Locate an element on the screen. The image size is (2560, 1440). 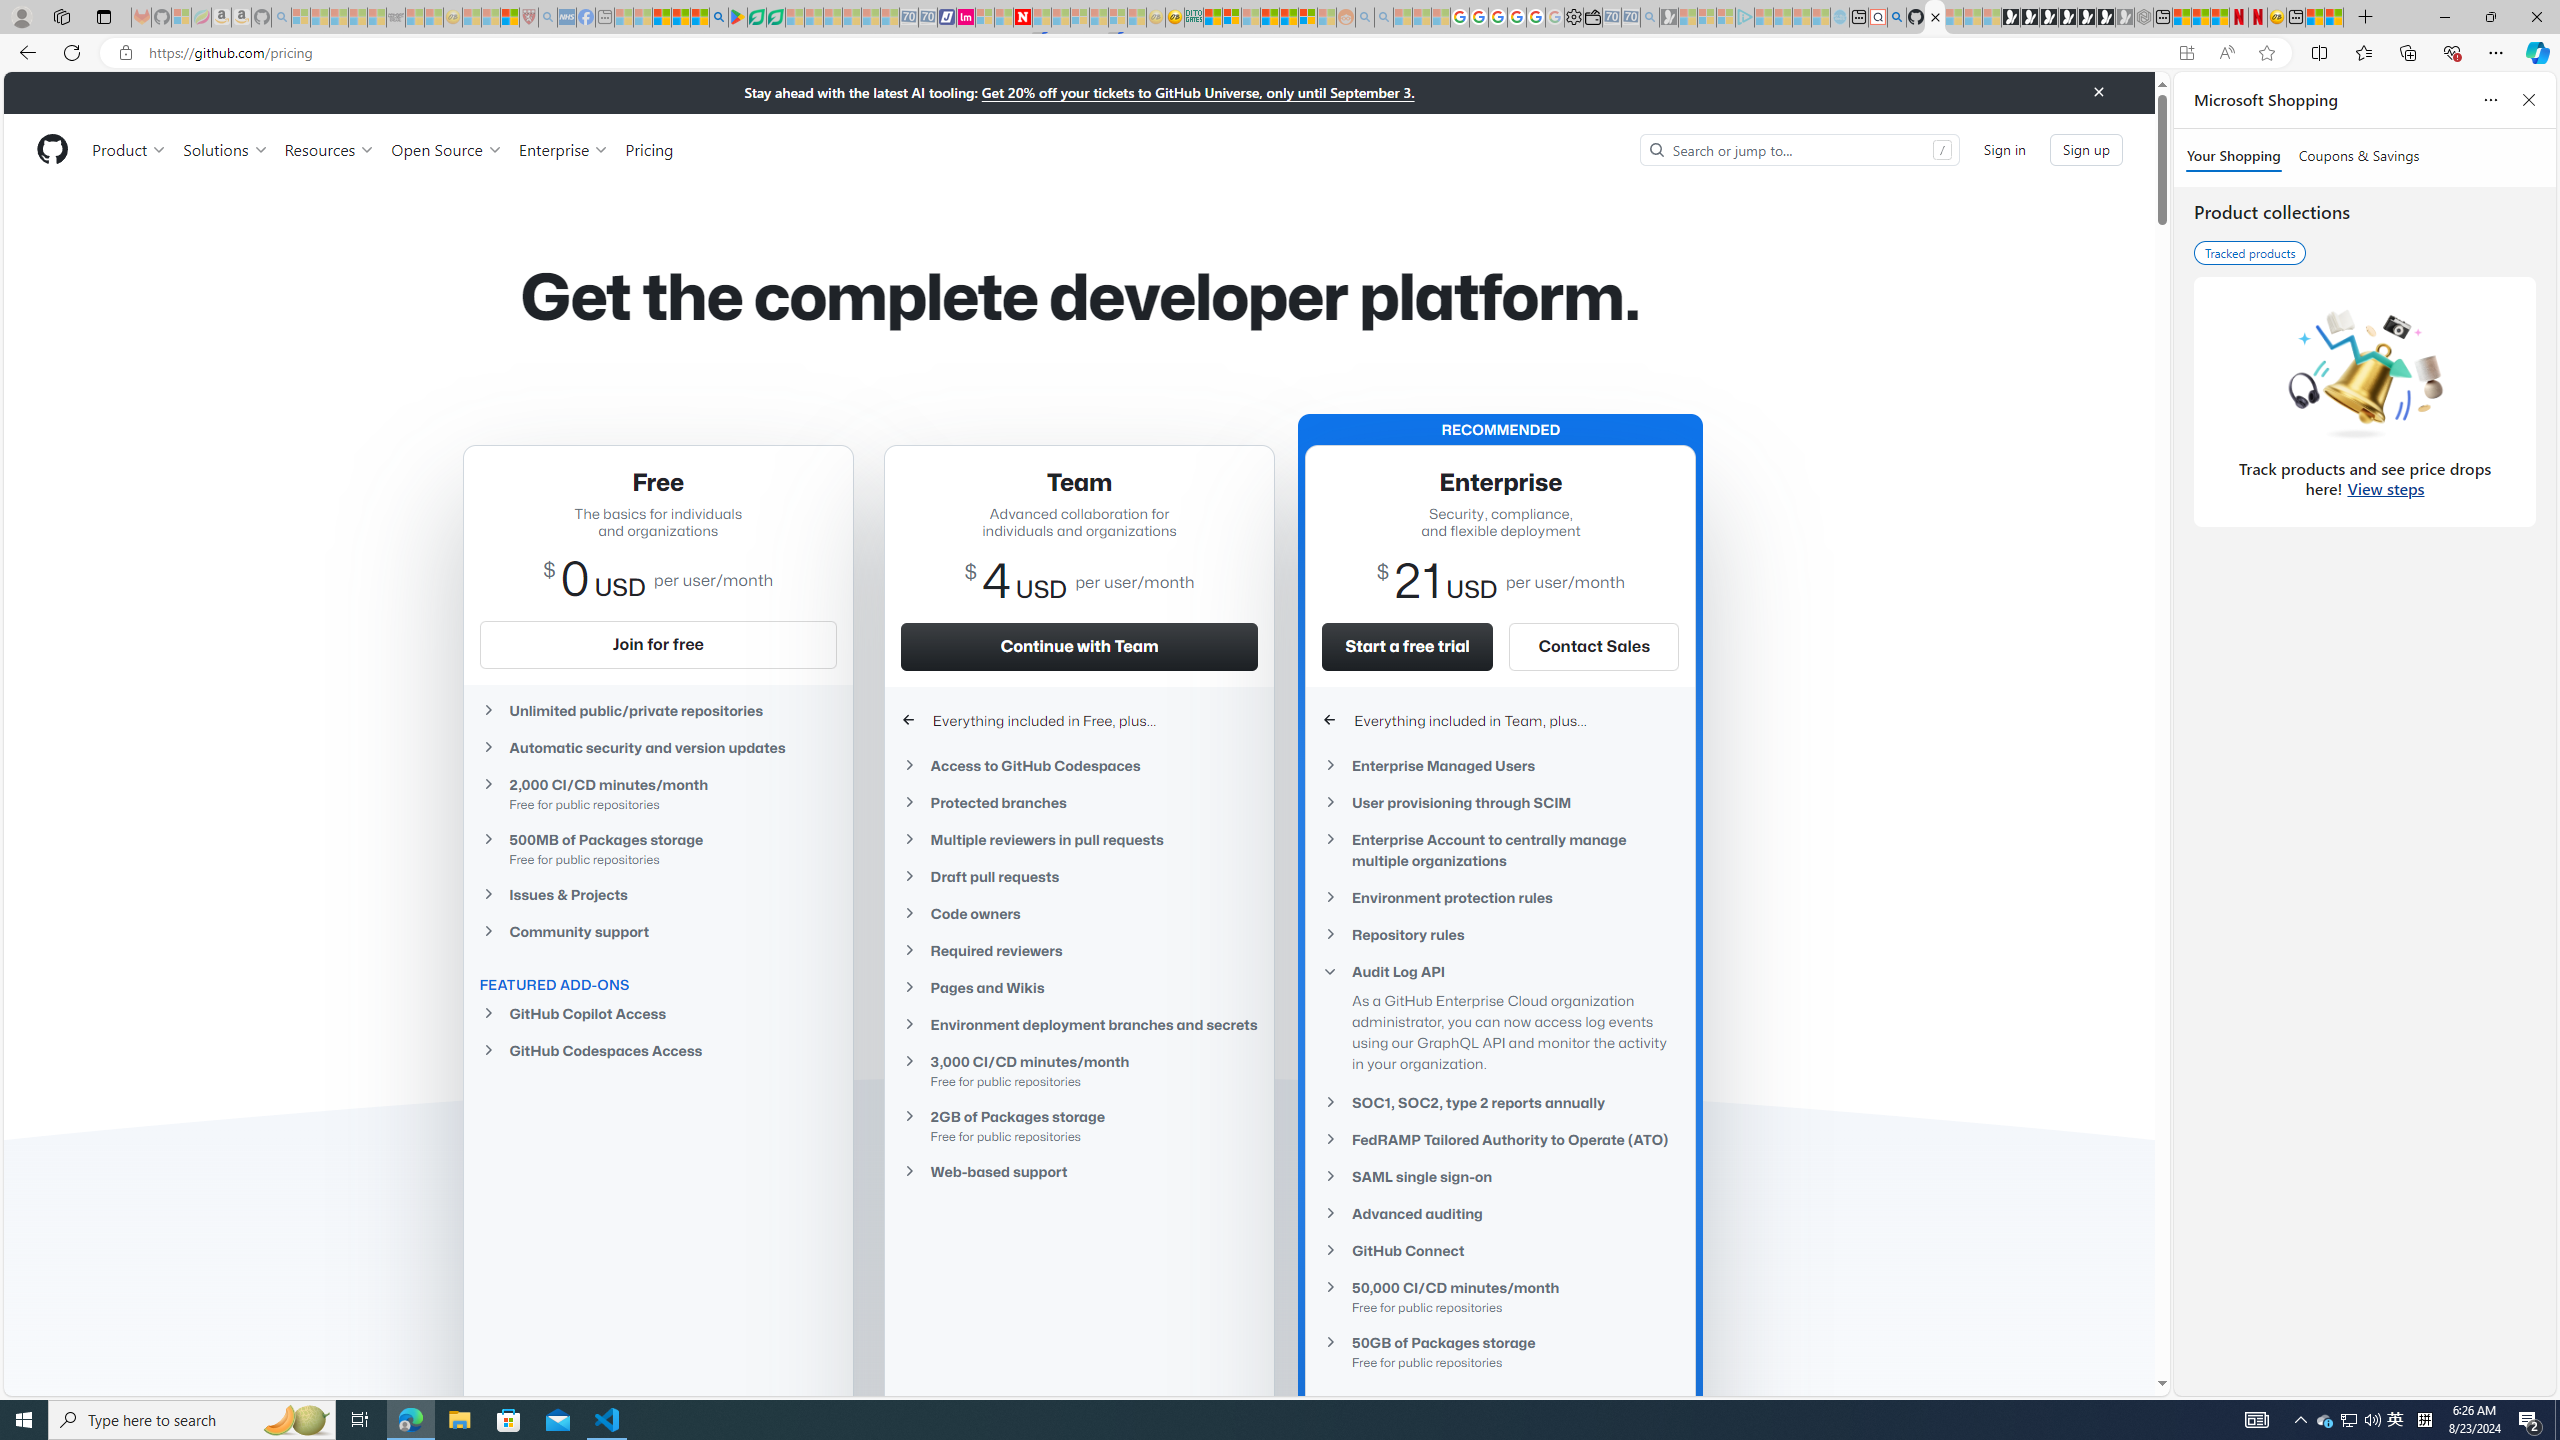
'Web-based support' is located at coordinates (1080, 1171).